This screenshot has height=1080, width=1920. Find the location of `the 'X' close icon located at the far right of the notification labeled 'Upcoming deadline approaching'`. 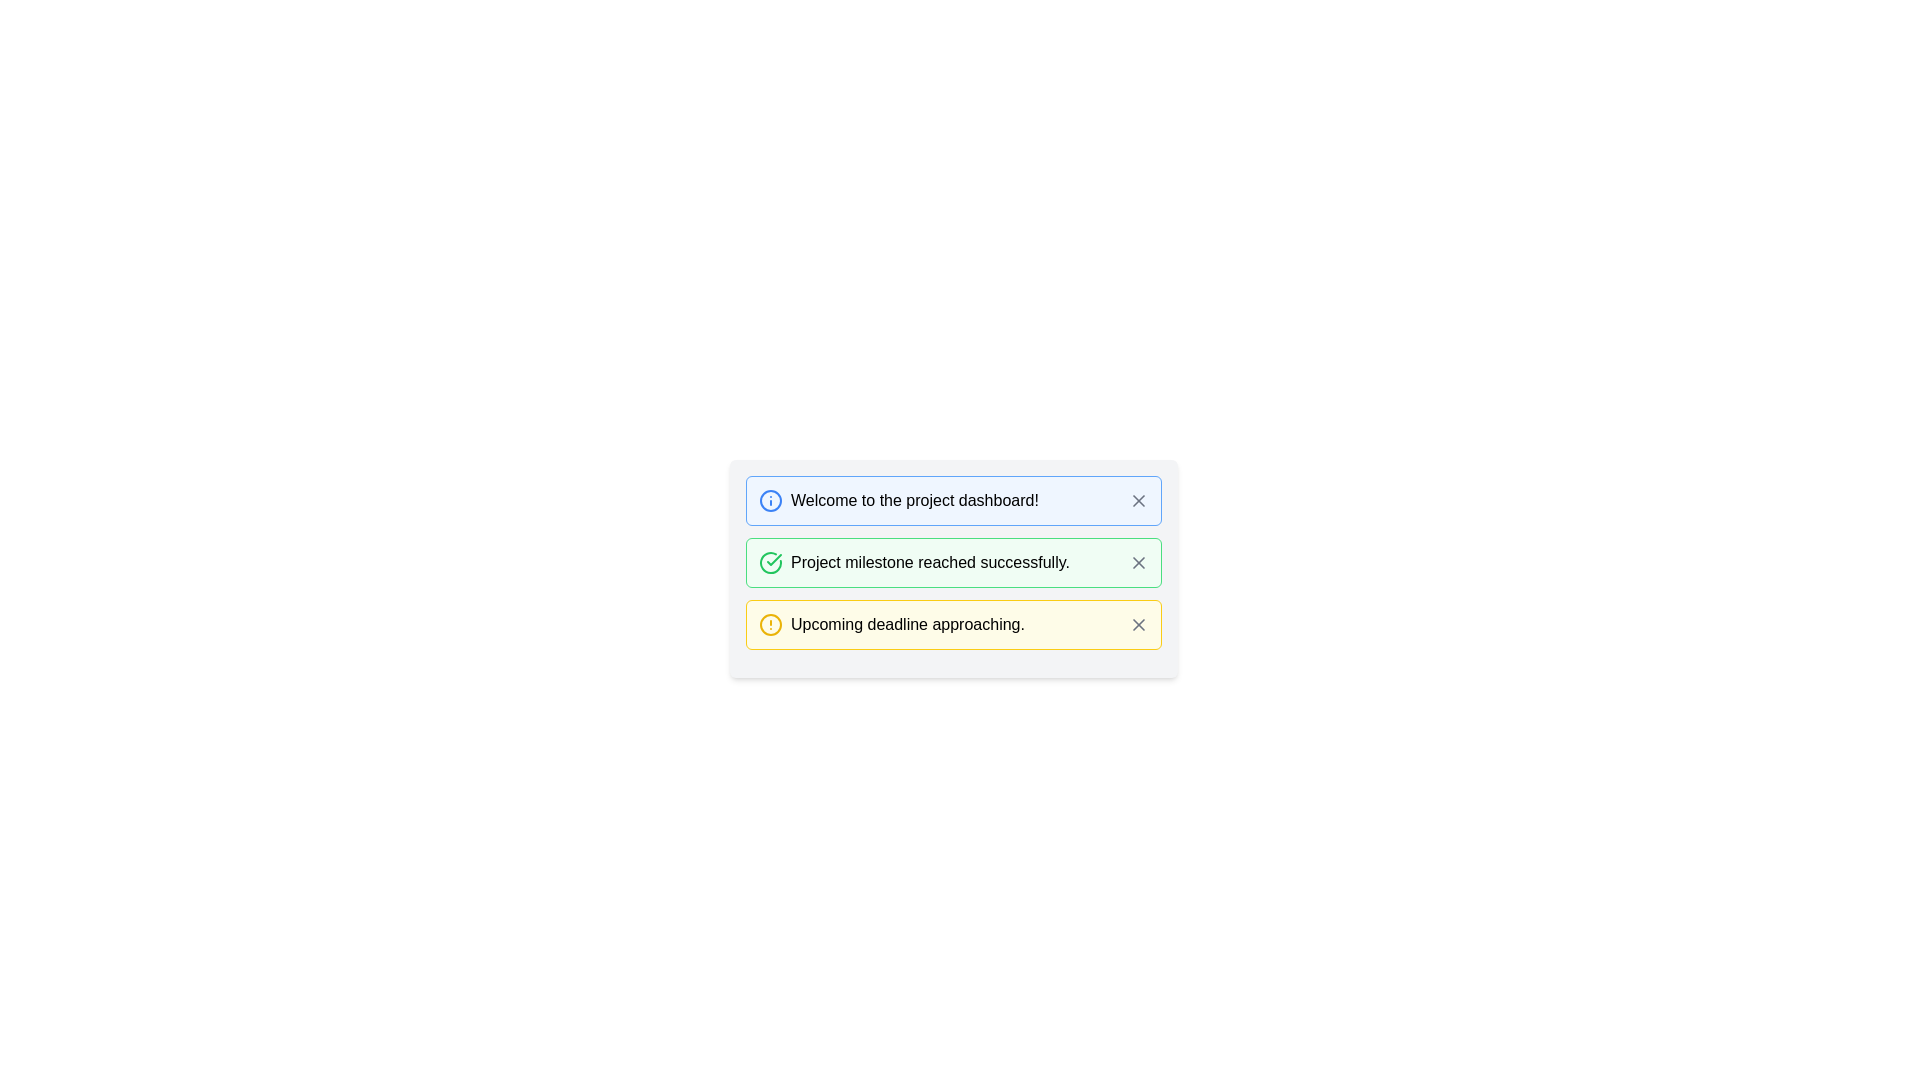

the 'X' close icon located at the far right of the notification labeled 'Upcoming deadline approaching' is located at coordinates (1138, 623).